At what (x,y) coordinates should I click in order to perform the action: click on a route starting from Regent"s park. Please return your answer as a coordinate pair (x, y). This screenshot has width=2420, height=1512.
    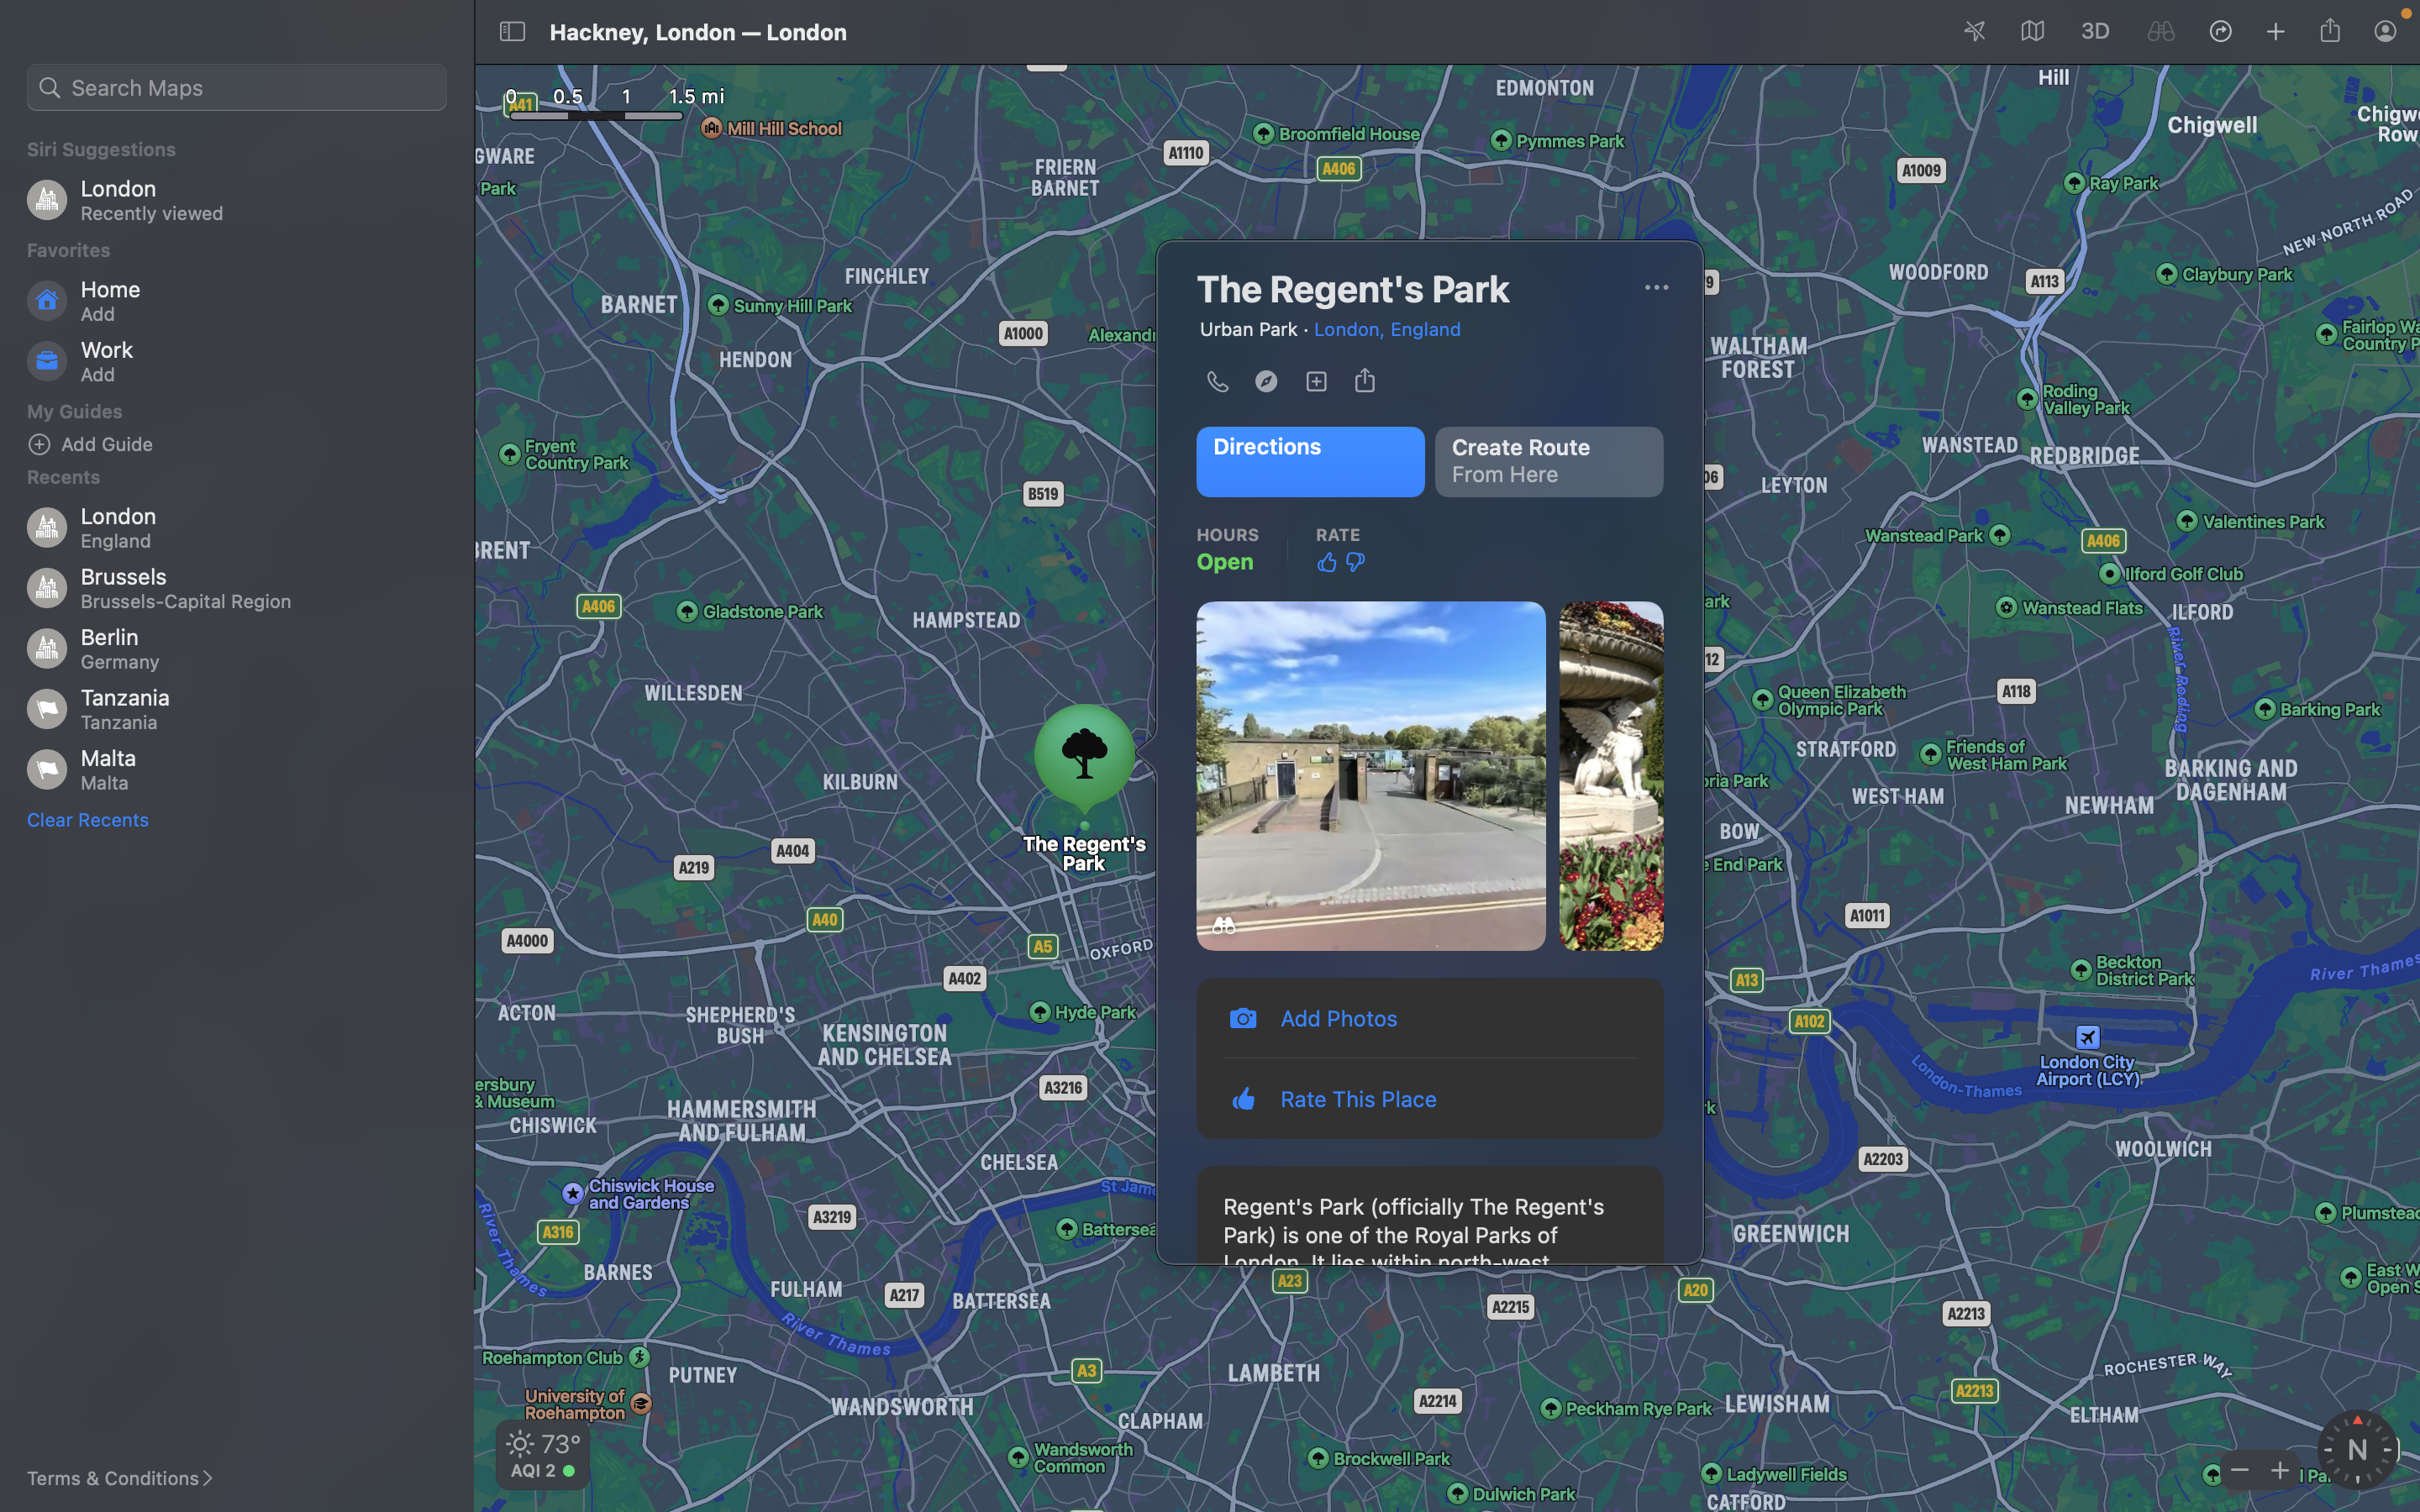
    Looking at the image, I should click on (1552, 461).